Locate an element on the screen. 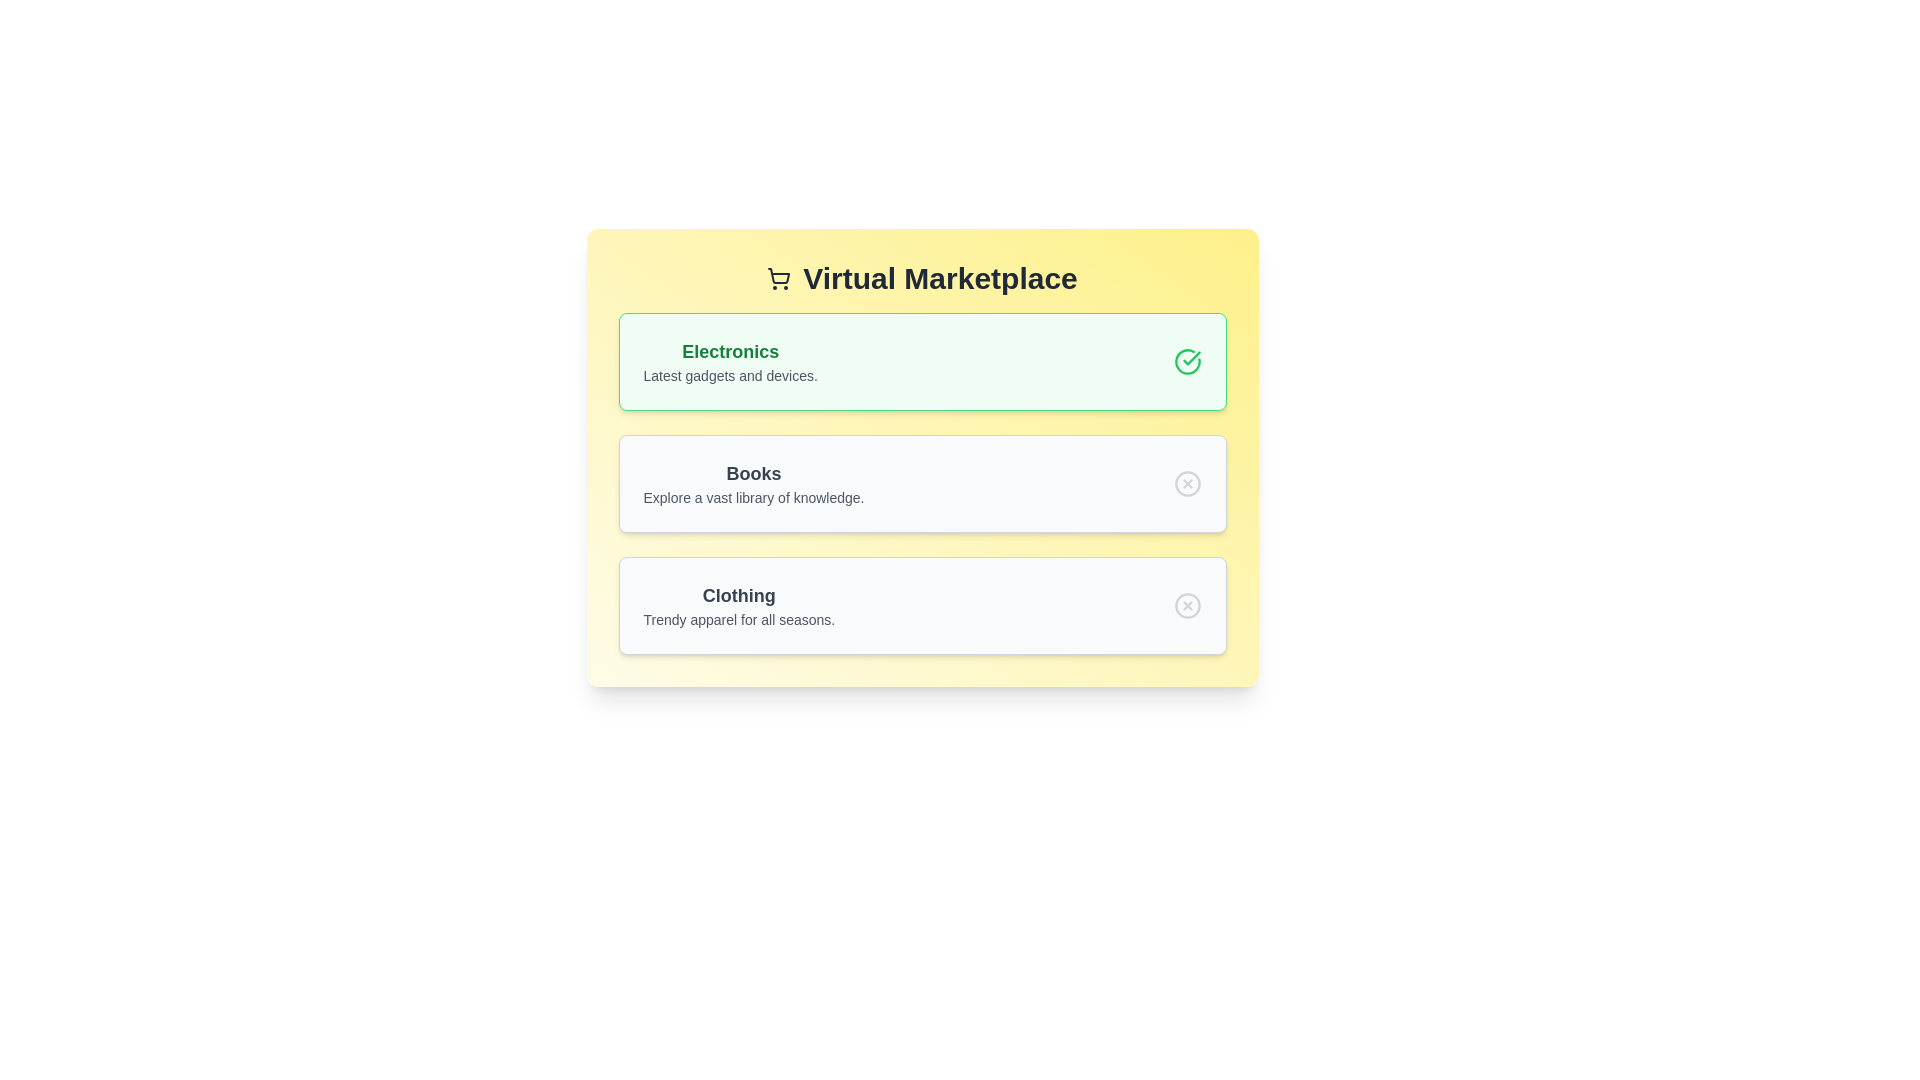 Image resolution: width=1920 pixels, height=1080 pixels. the category item Clothing to view its hover effect is located at coordinates (738, 604).